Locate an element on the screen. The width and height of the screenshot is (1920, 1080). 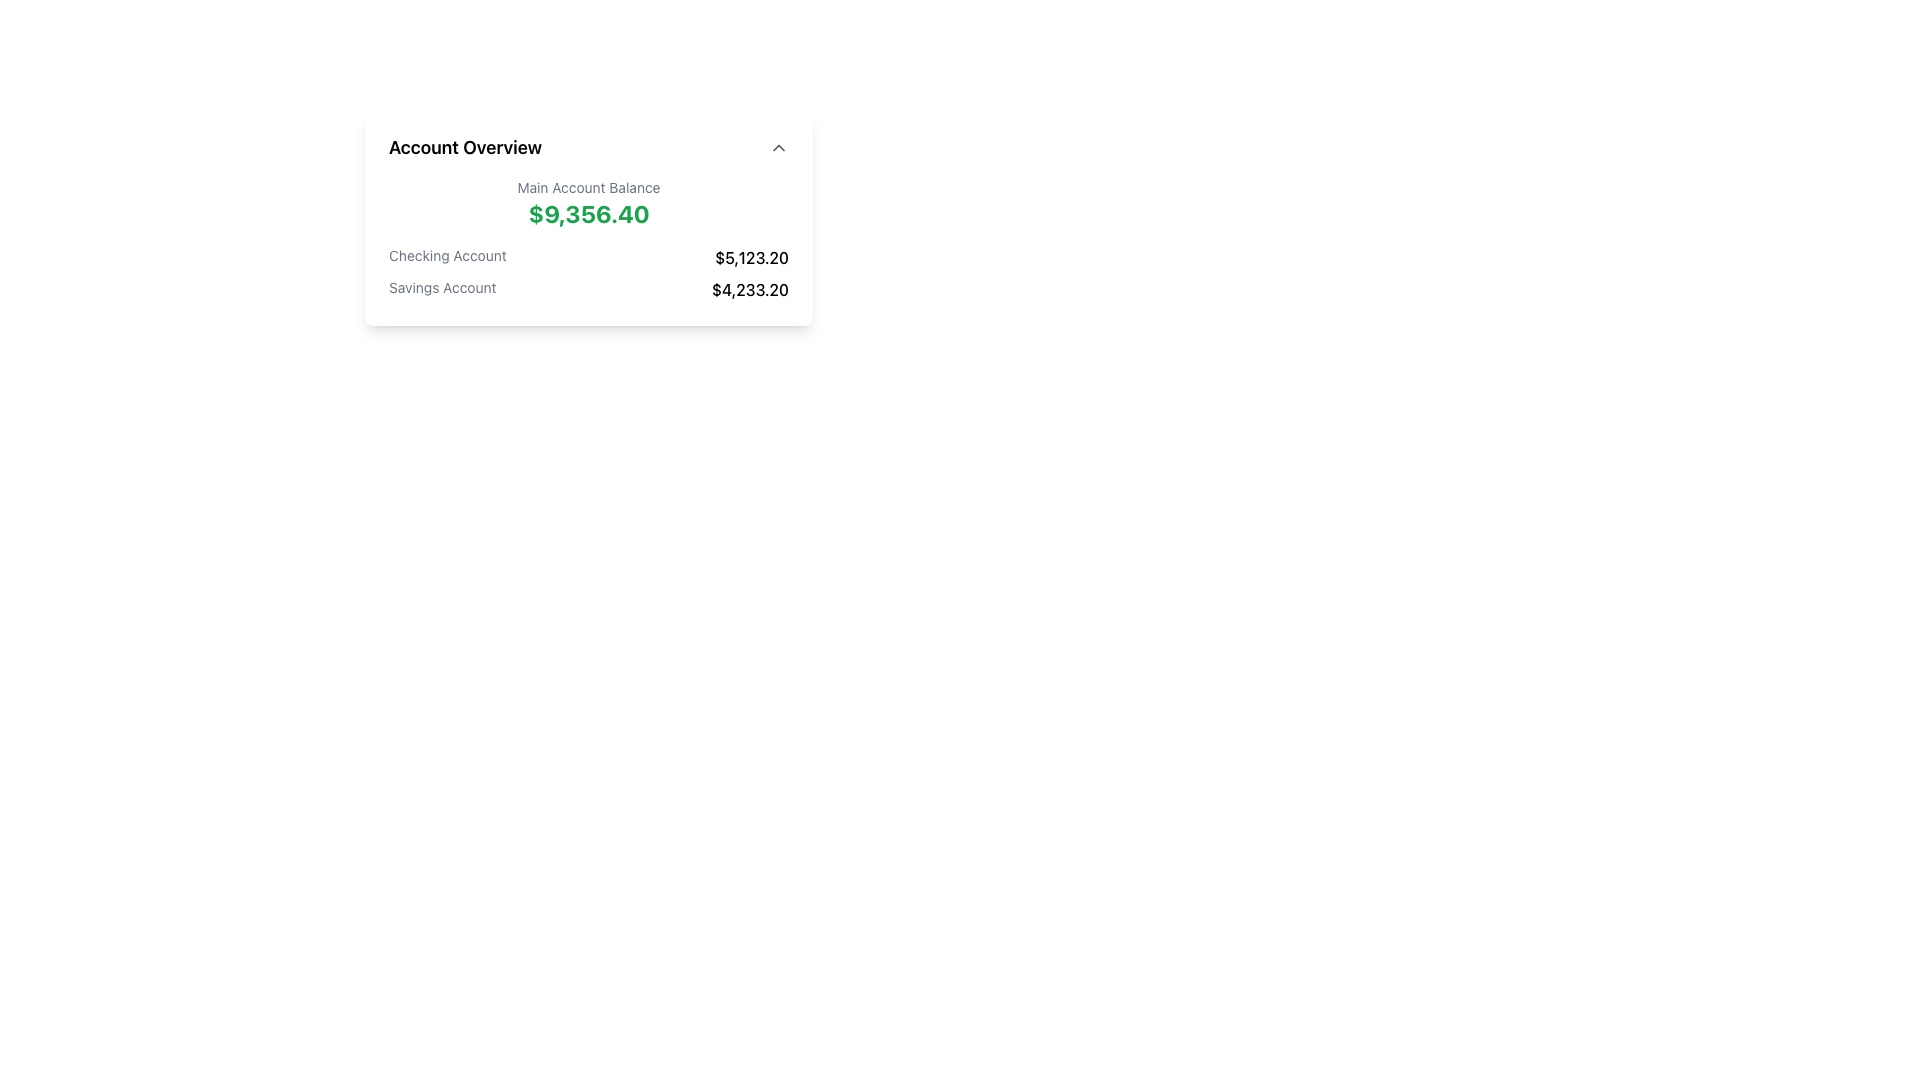
the text label 'Checking Account' which is styled in smaller gray font and positioned to the left of the monetary value '$5,123.20' is located at coordinates (446, 257).